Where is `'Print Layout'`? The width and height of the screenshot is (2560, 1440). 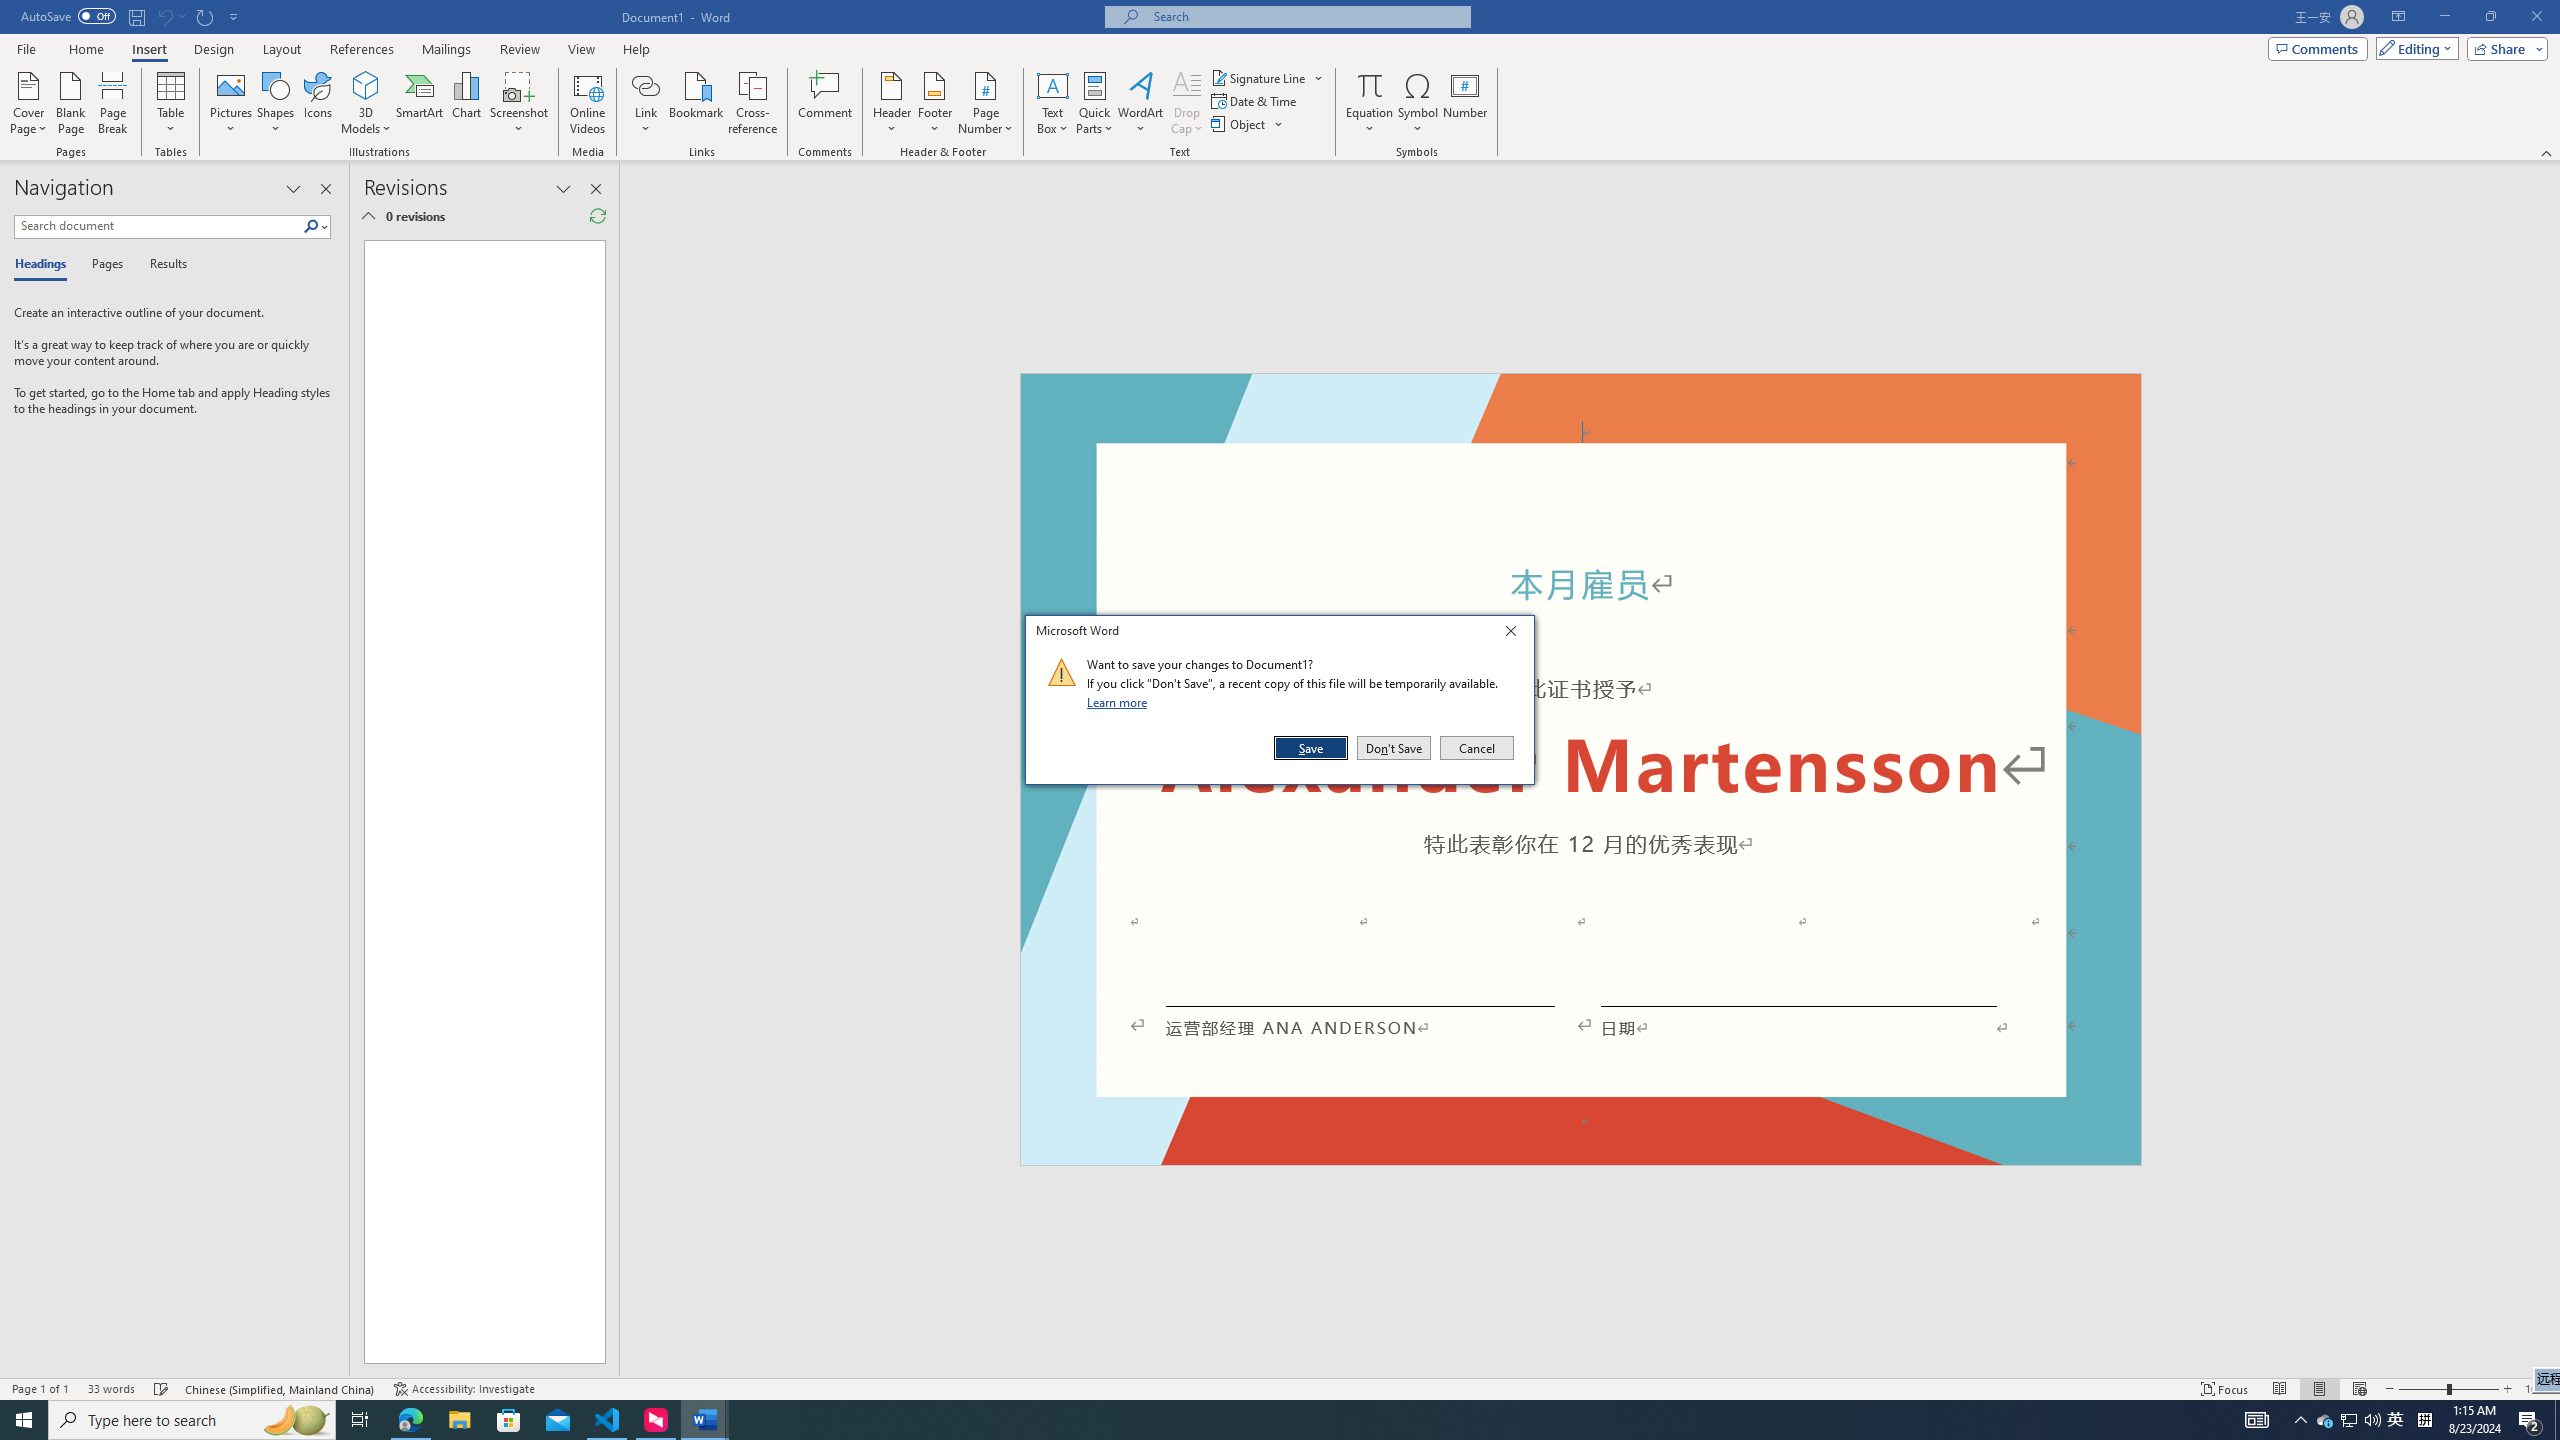
'Print Layout' is located at coordinates (2319, 1389).